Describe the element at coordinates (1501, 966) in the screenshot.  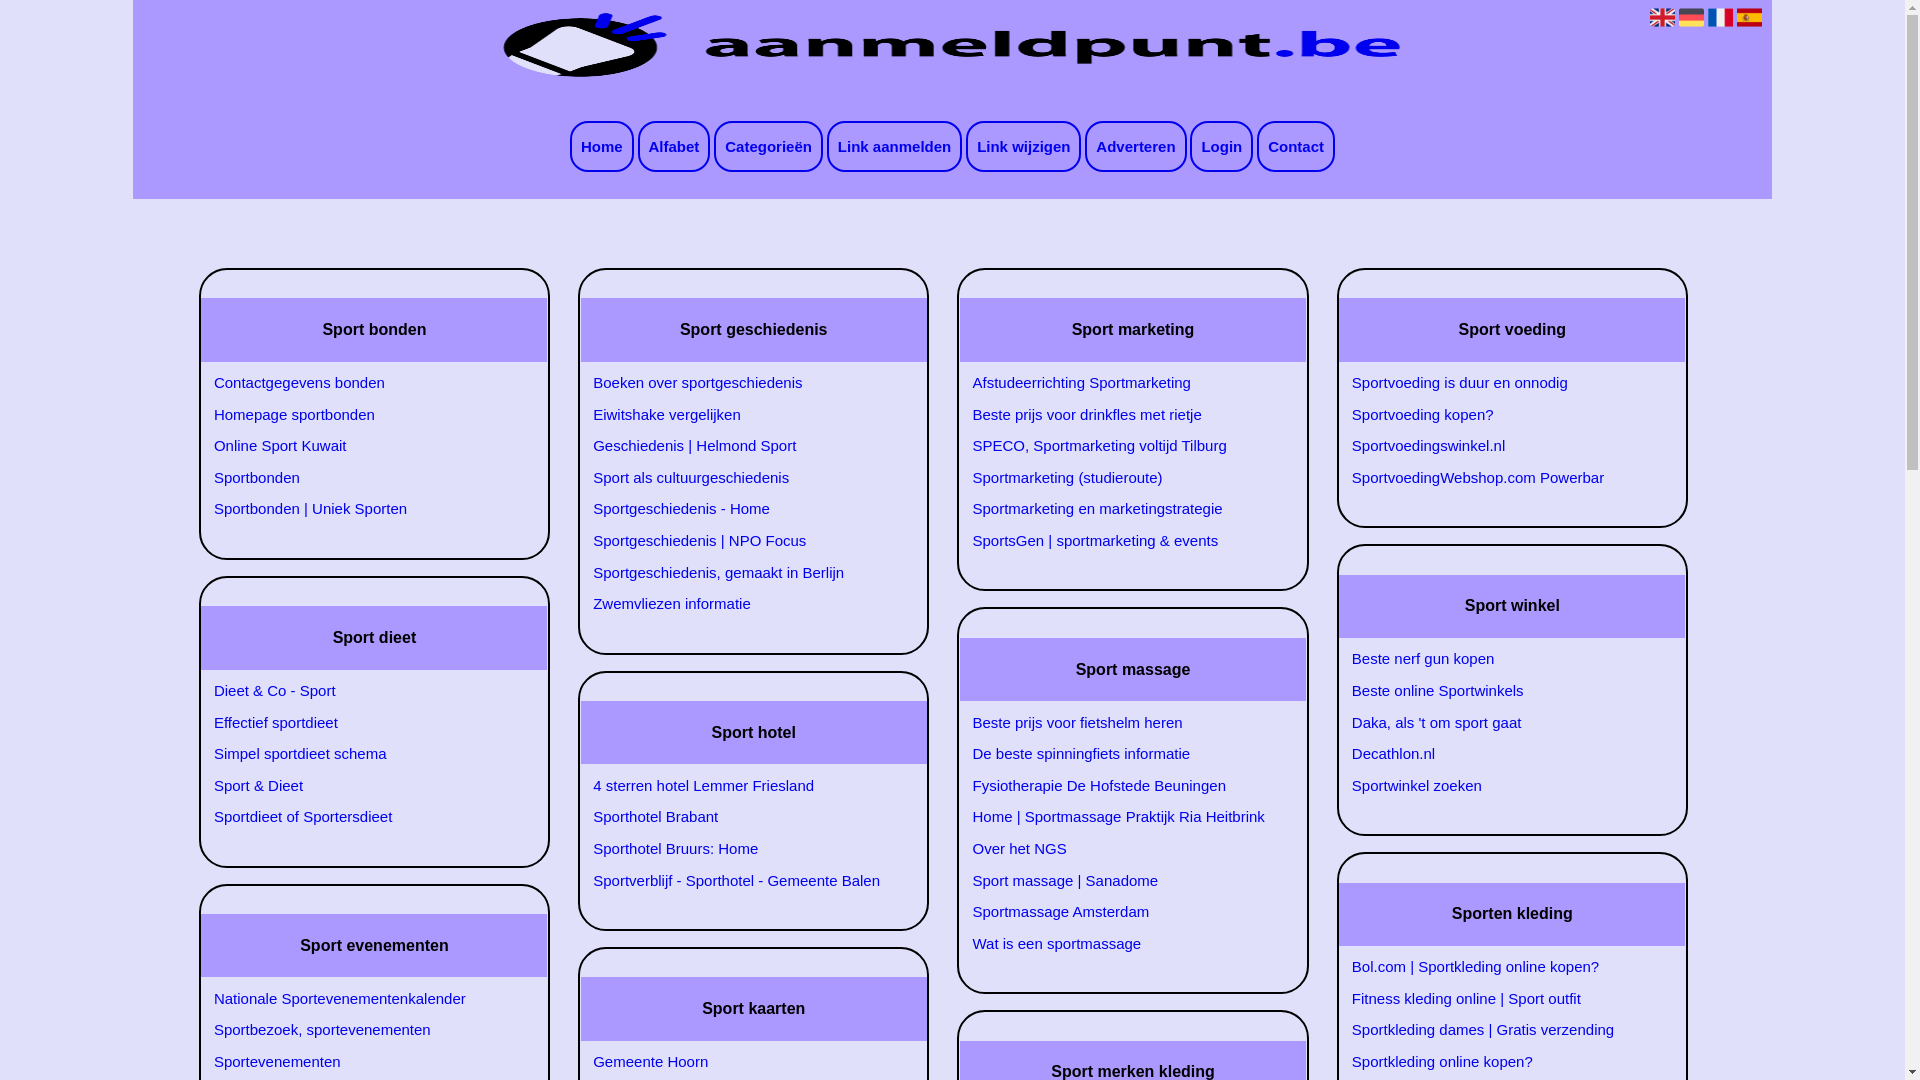
I see `'Bol.com | Sportkleding online kopen?'` at that location.